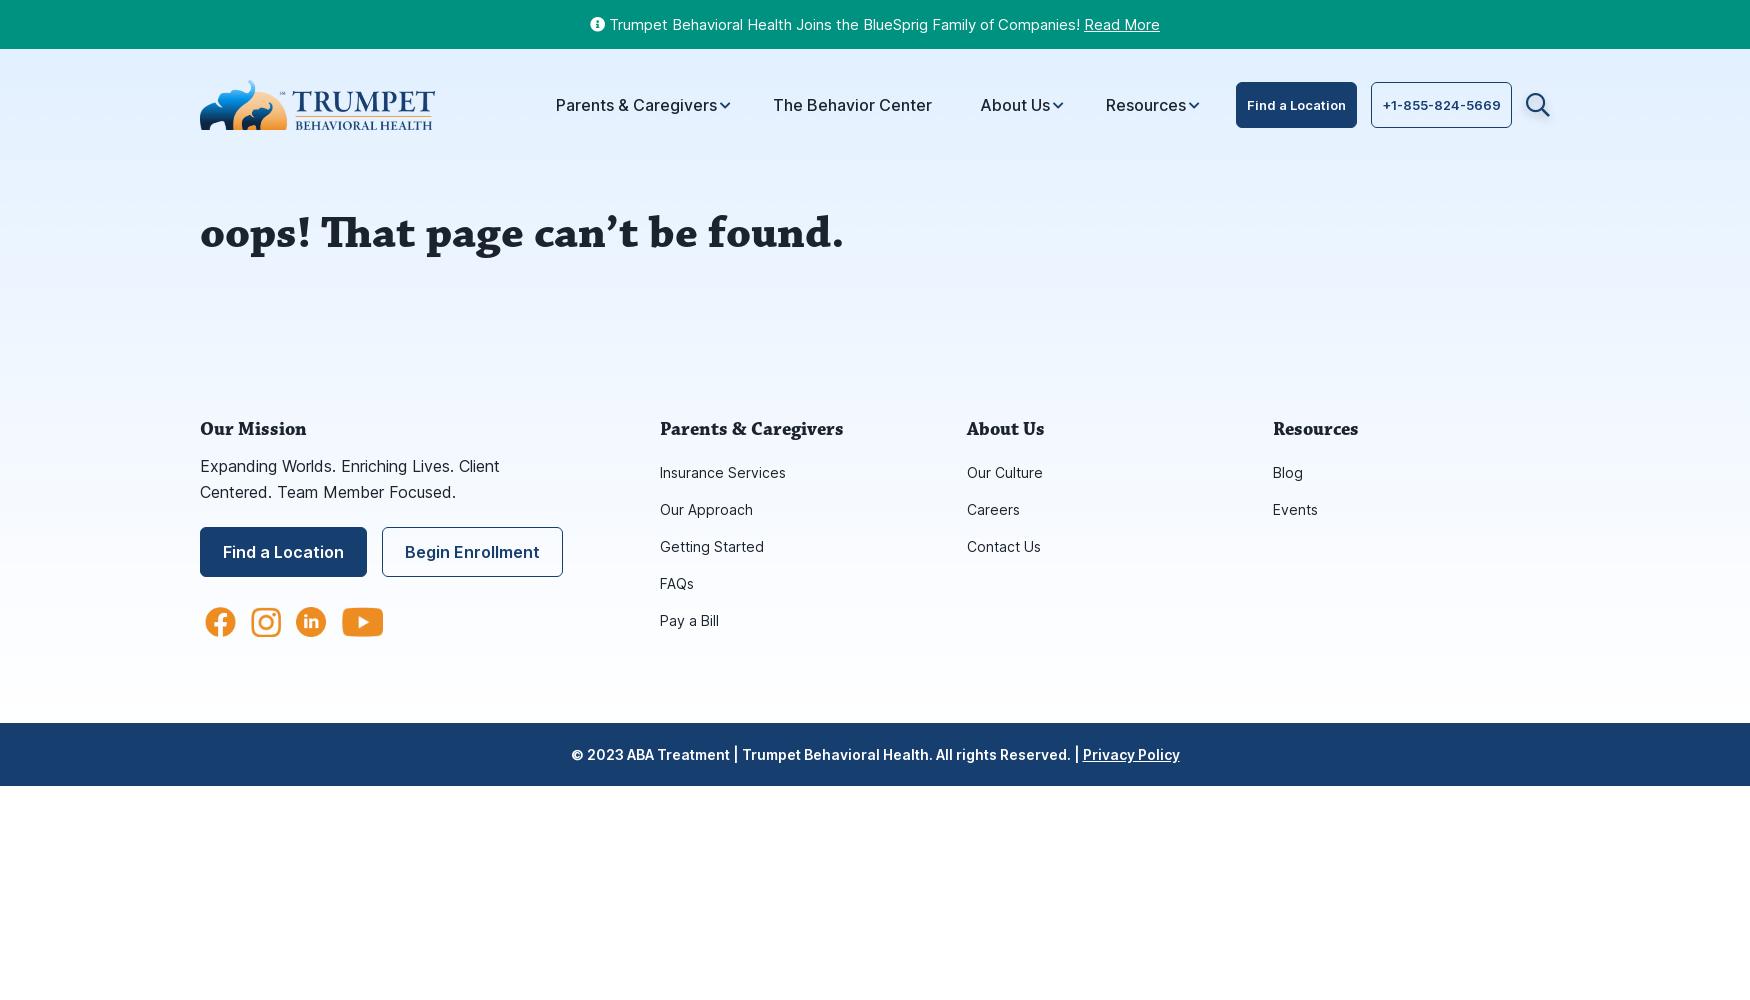  Describe the element at coordinates (521, 232) in the screenshot. I see `'oops! That page can’t be found.'` at that location.